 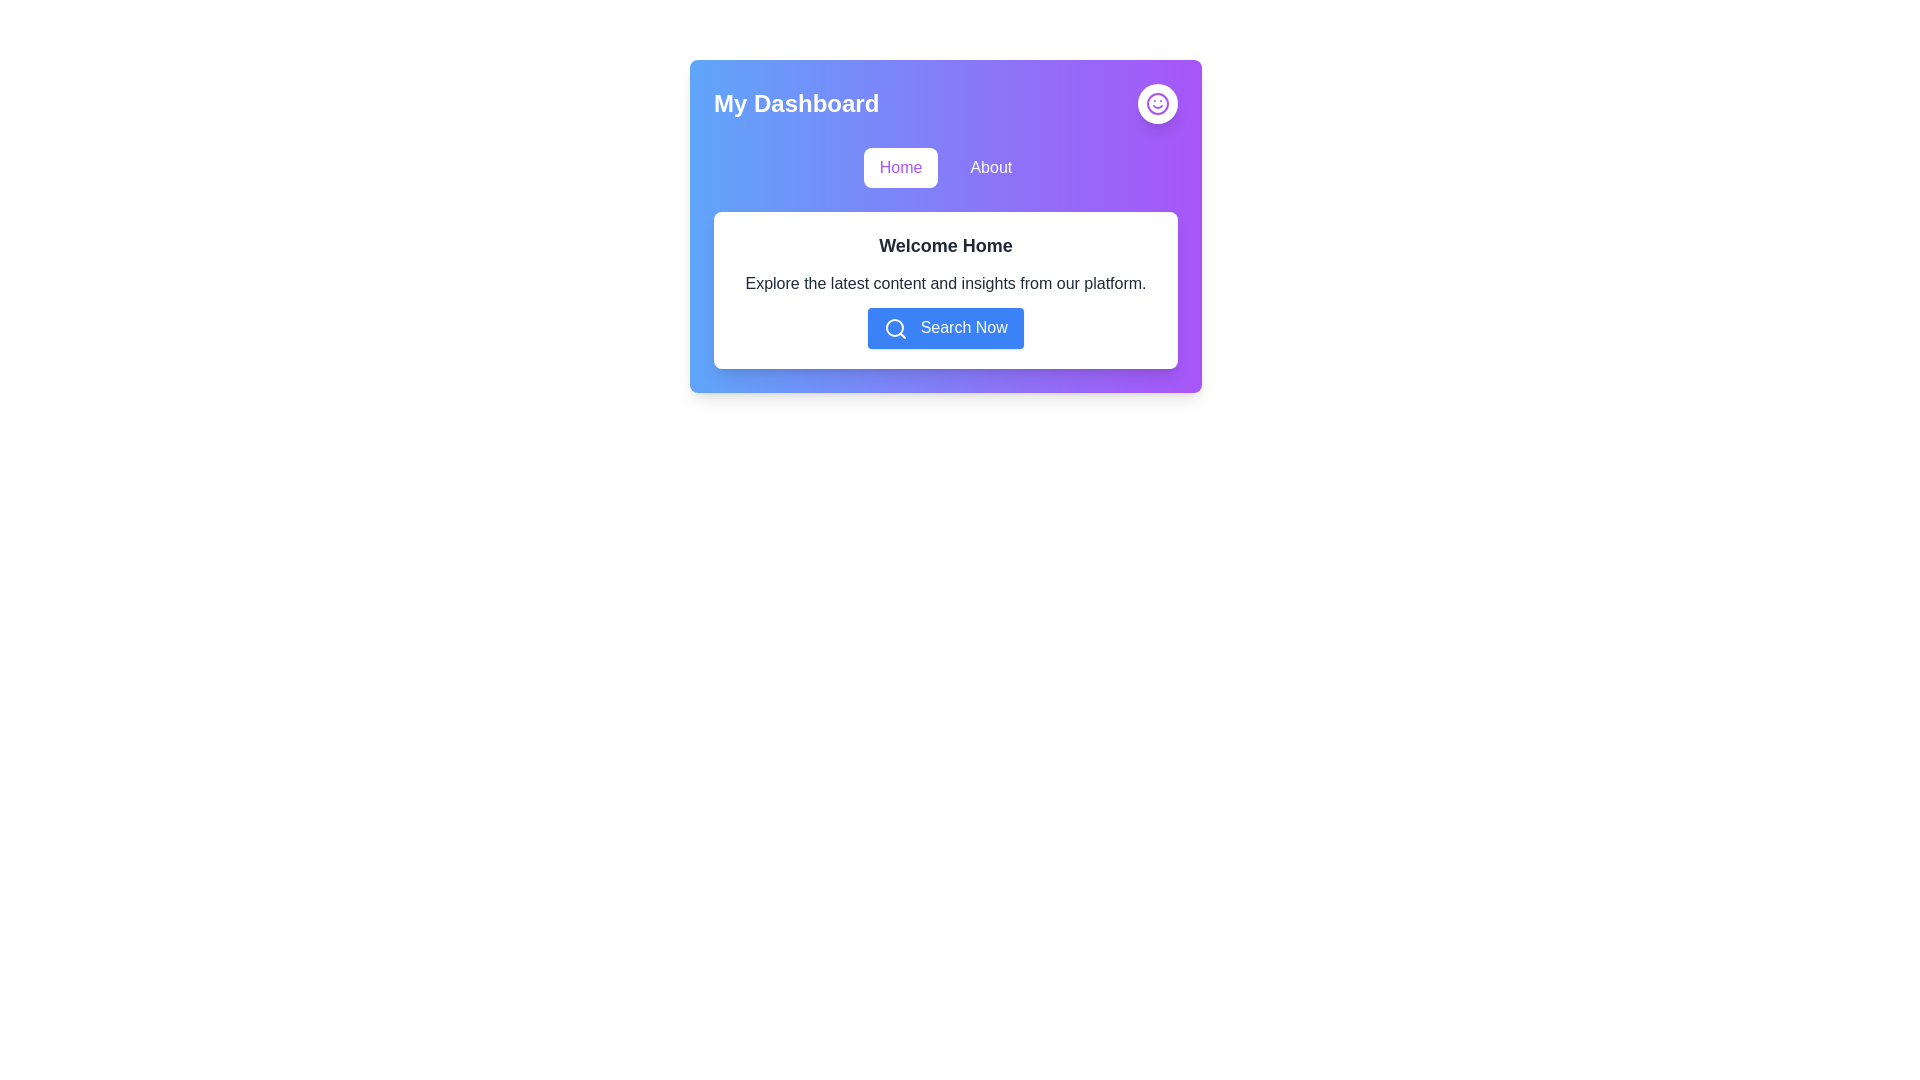 I want to click on the text label stating 'Explore the latest content and insights from our platform.' which is positioned below the bold heading 'Welcome Home' and above the 'Search Now' button, so click(x=944, y=284).